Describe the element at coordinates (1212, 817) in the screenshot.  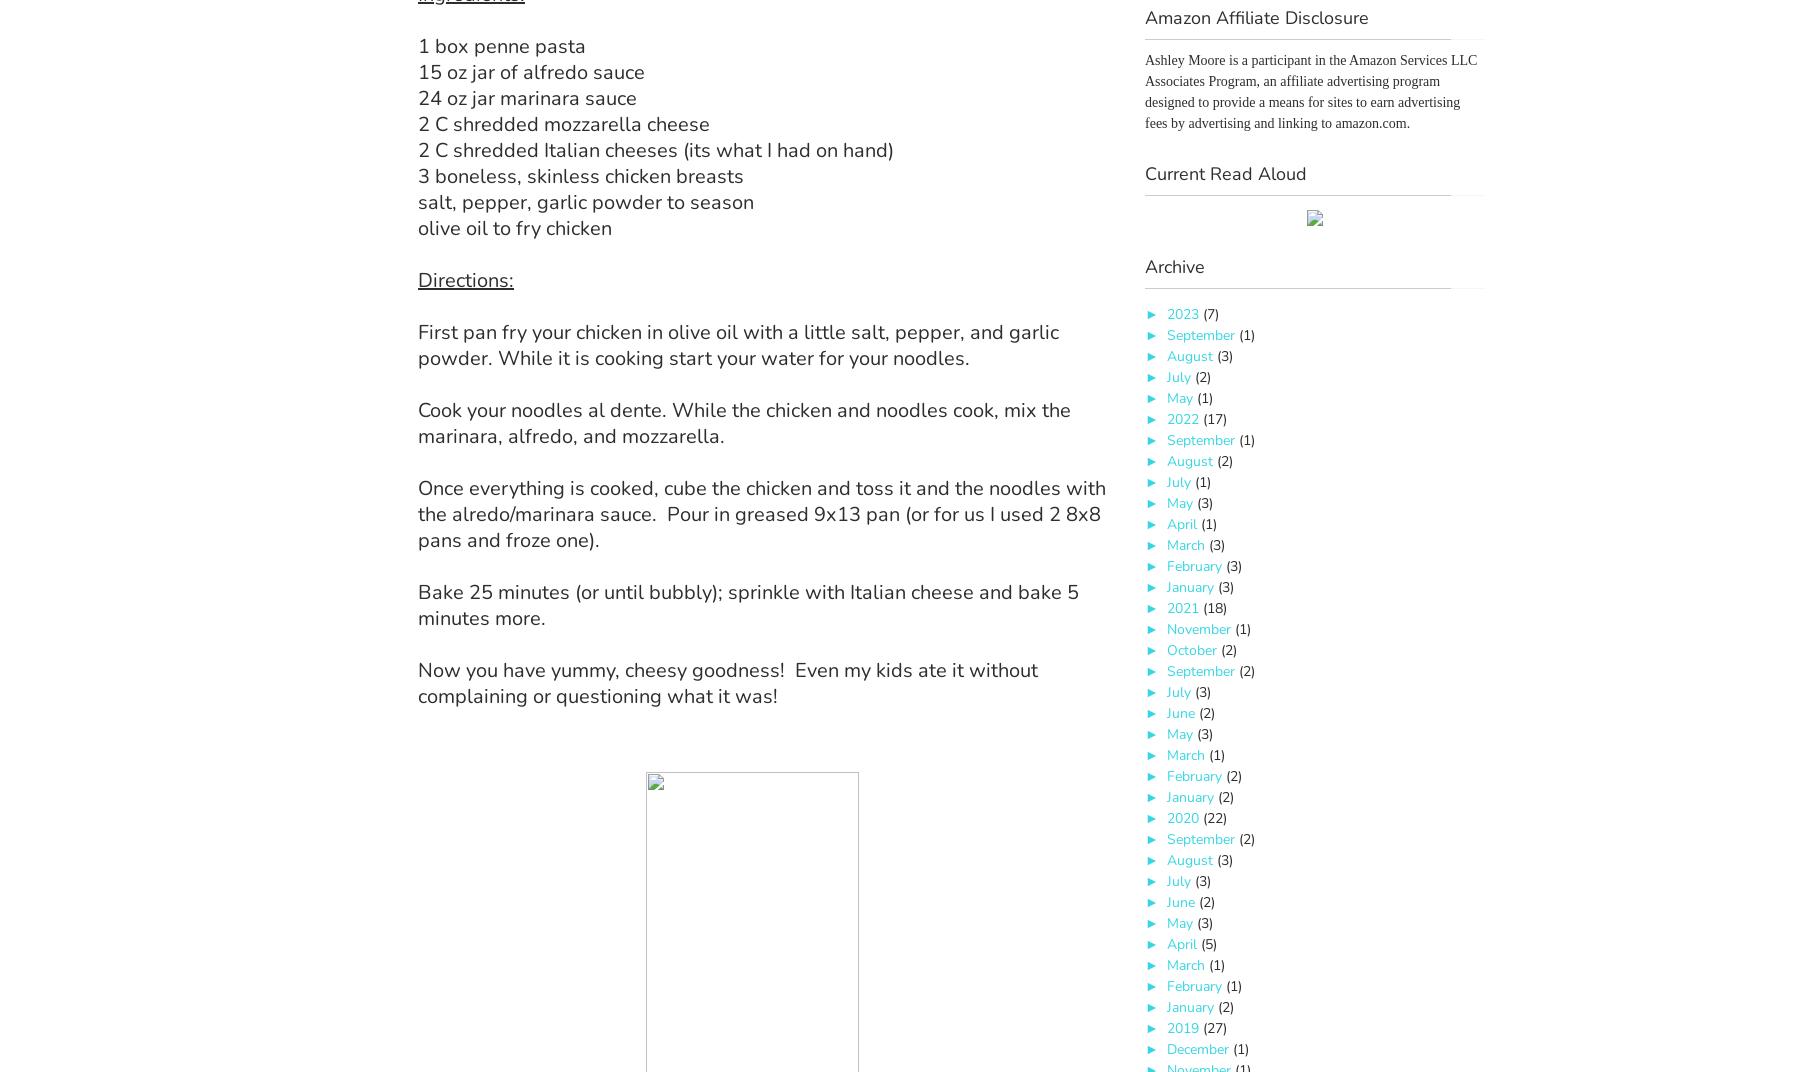
I see `'(22)'` at that location.